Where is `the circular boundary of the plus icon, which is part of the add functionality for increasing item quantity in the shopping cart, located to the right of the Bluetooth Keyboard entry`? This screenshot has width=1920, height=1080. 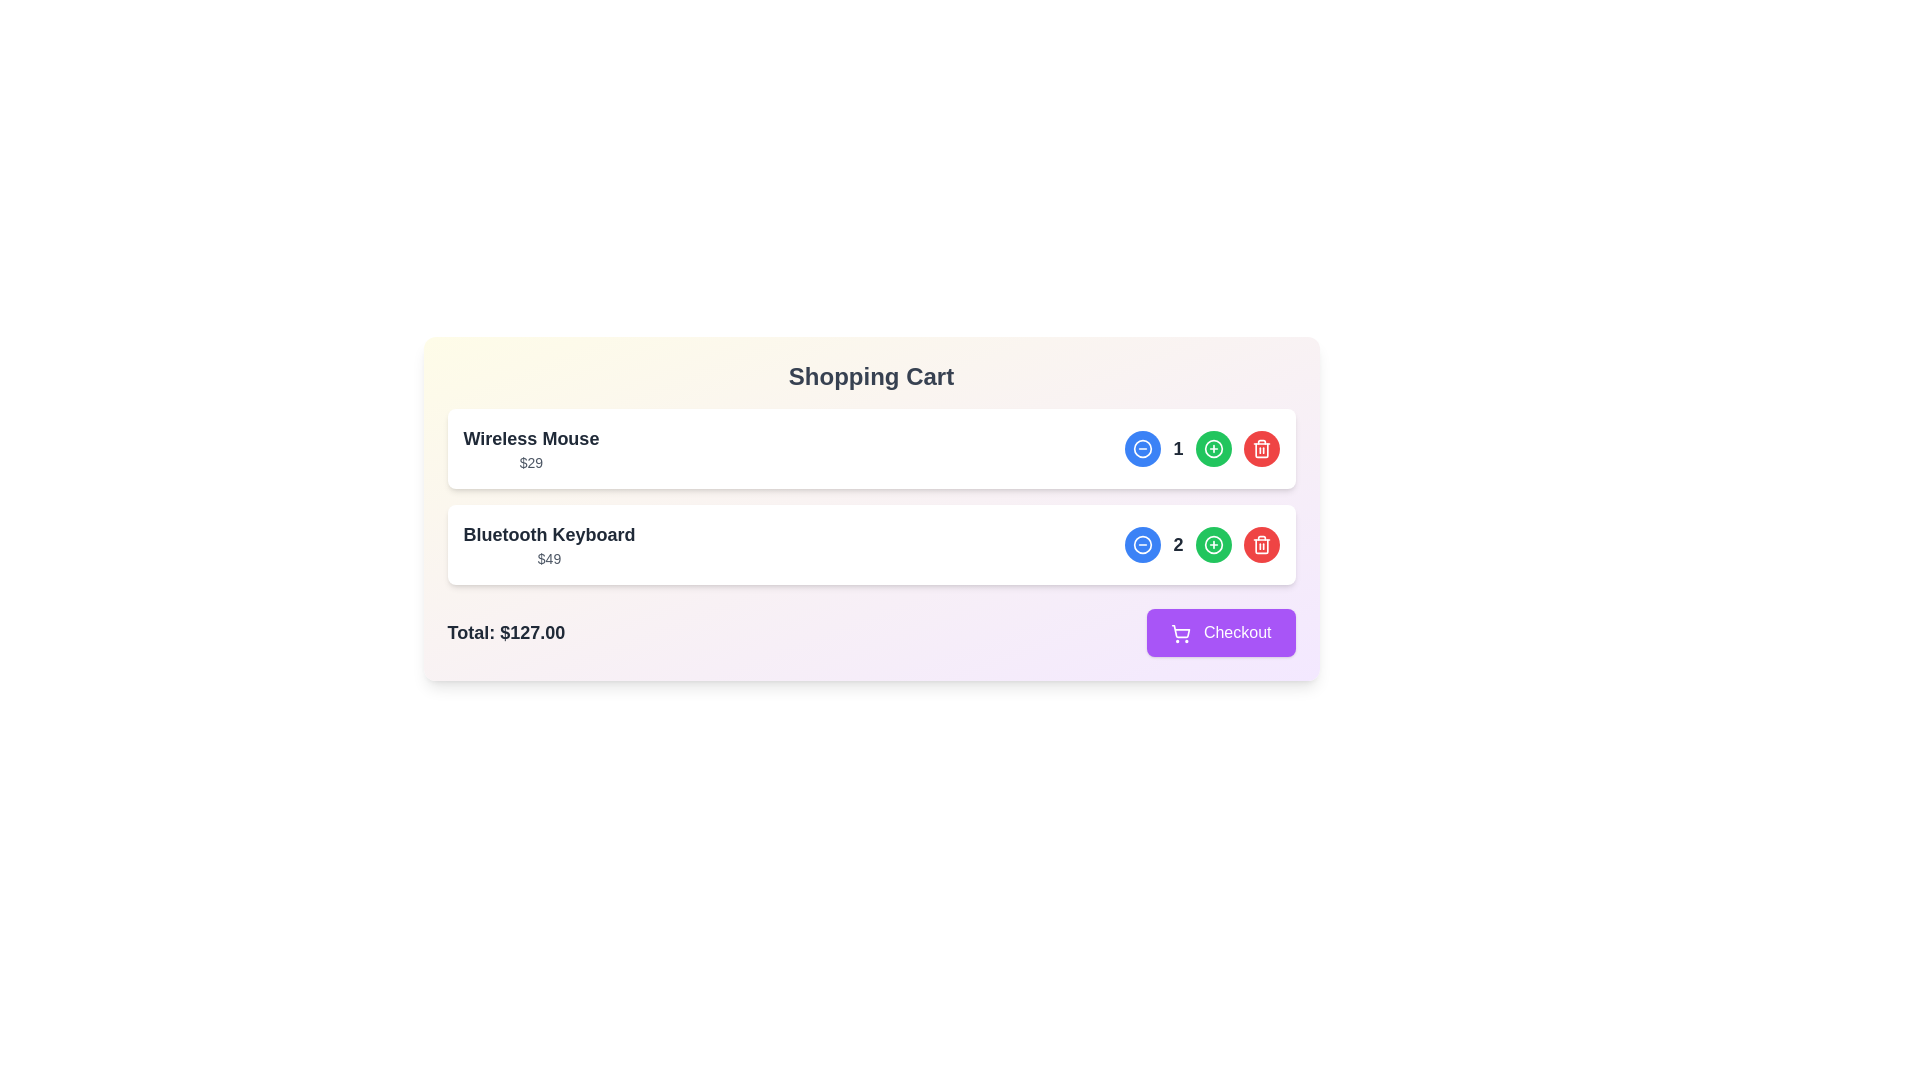
the circular boundary of the plus icon, which is part of the add functionality for increasing item quantity in the shopping cart, located to the right of the Bluetooth Keyboard entry is located at coordinates (1212, 447).